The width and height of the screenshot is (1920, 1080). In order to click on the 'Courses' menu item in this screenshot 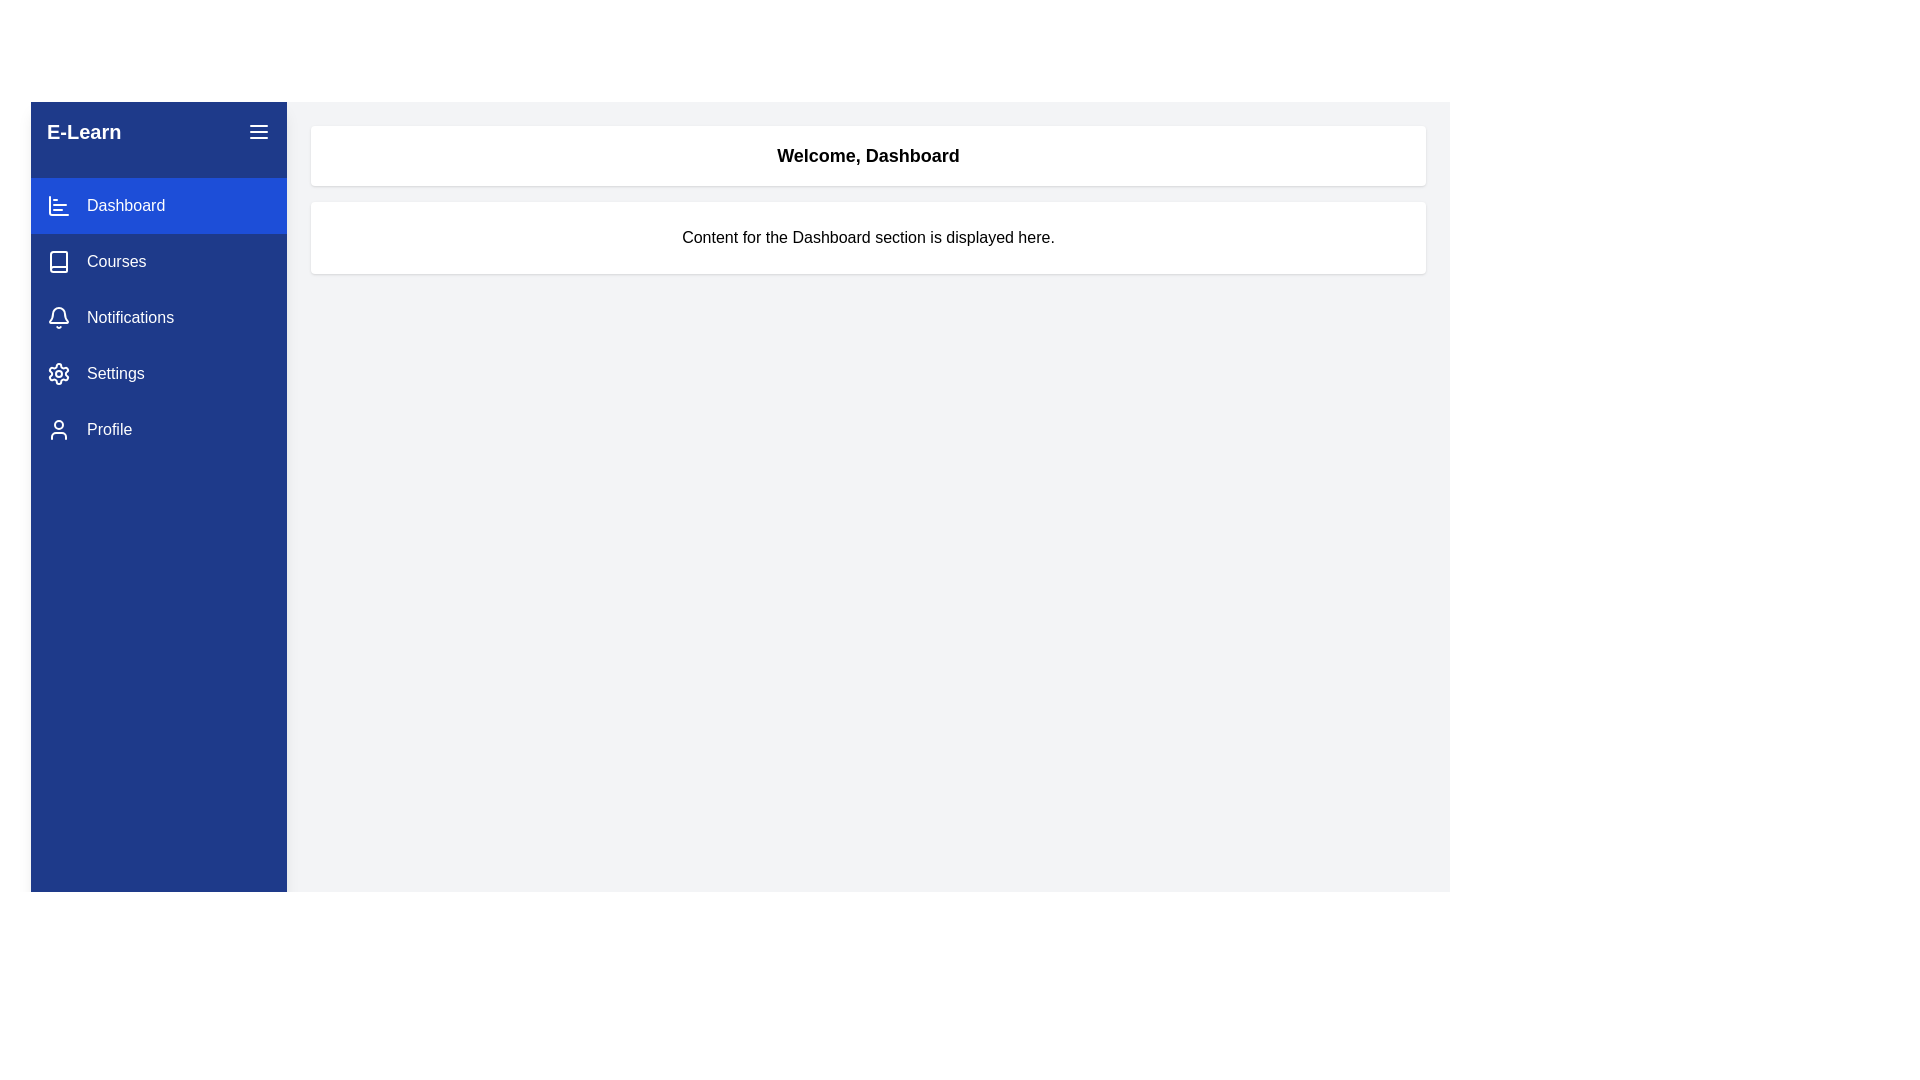, I will do `click(157, 261)`.